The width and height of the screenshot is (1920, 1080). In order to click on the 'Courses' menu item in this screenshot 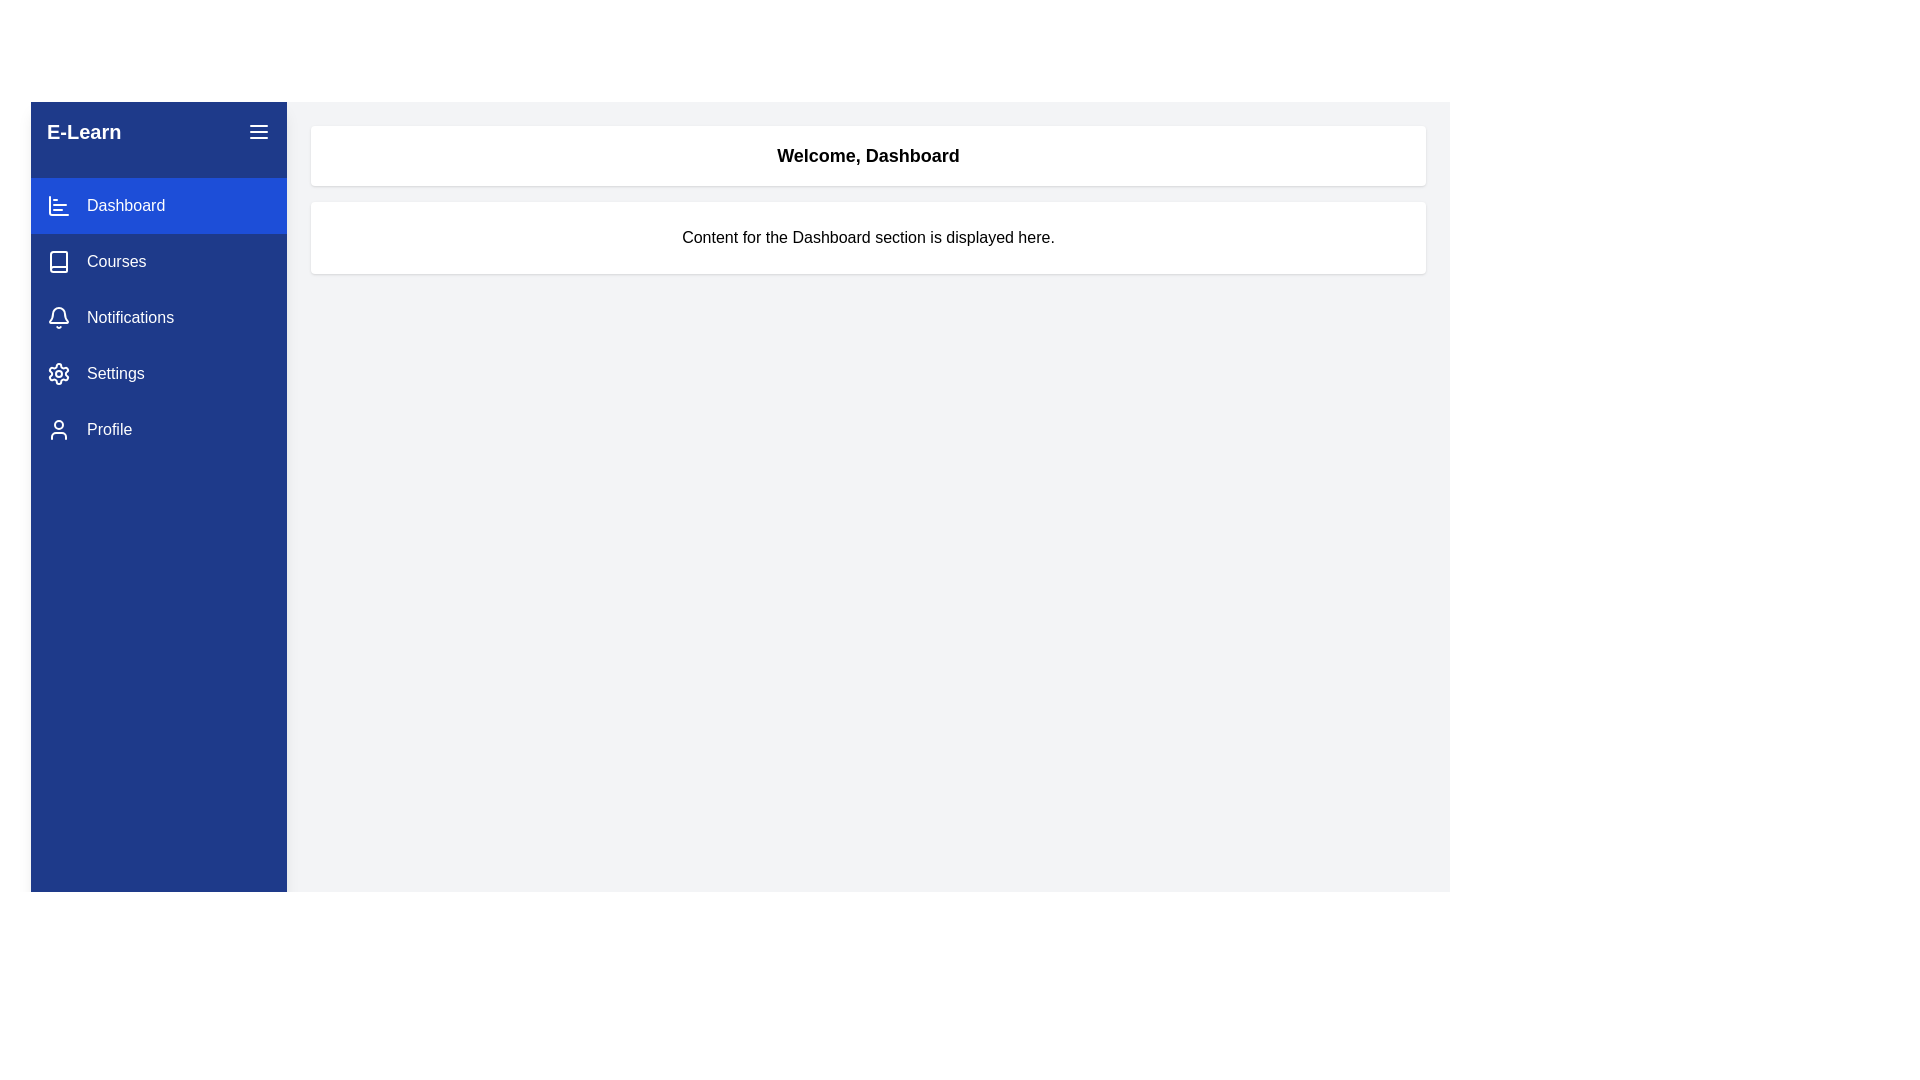, I will do `click(157, 261)`.